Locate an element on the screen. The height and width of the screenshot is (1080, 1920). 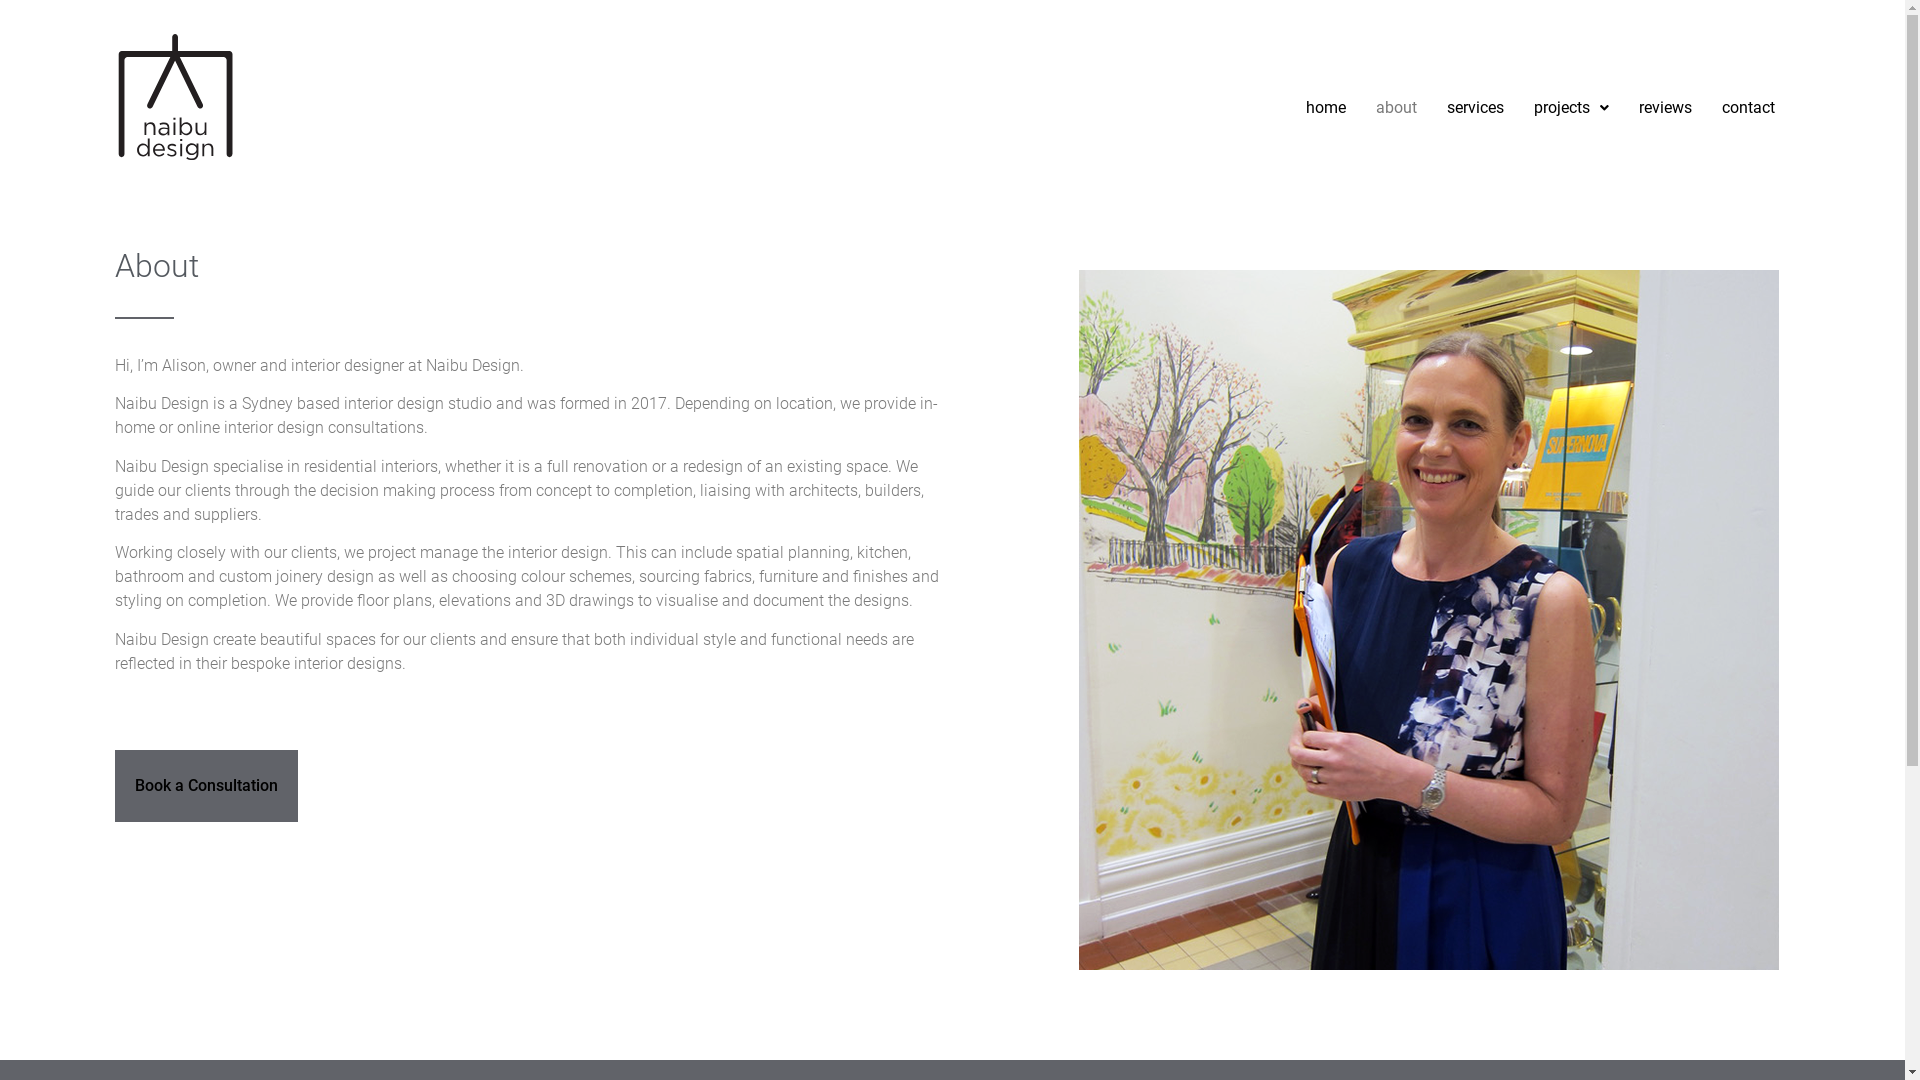
'projects' is located at coordinates (1570, 108).